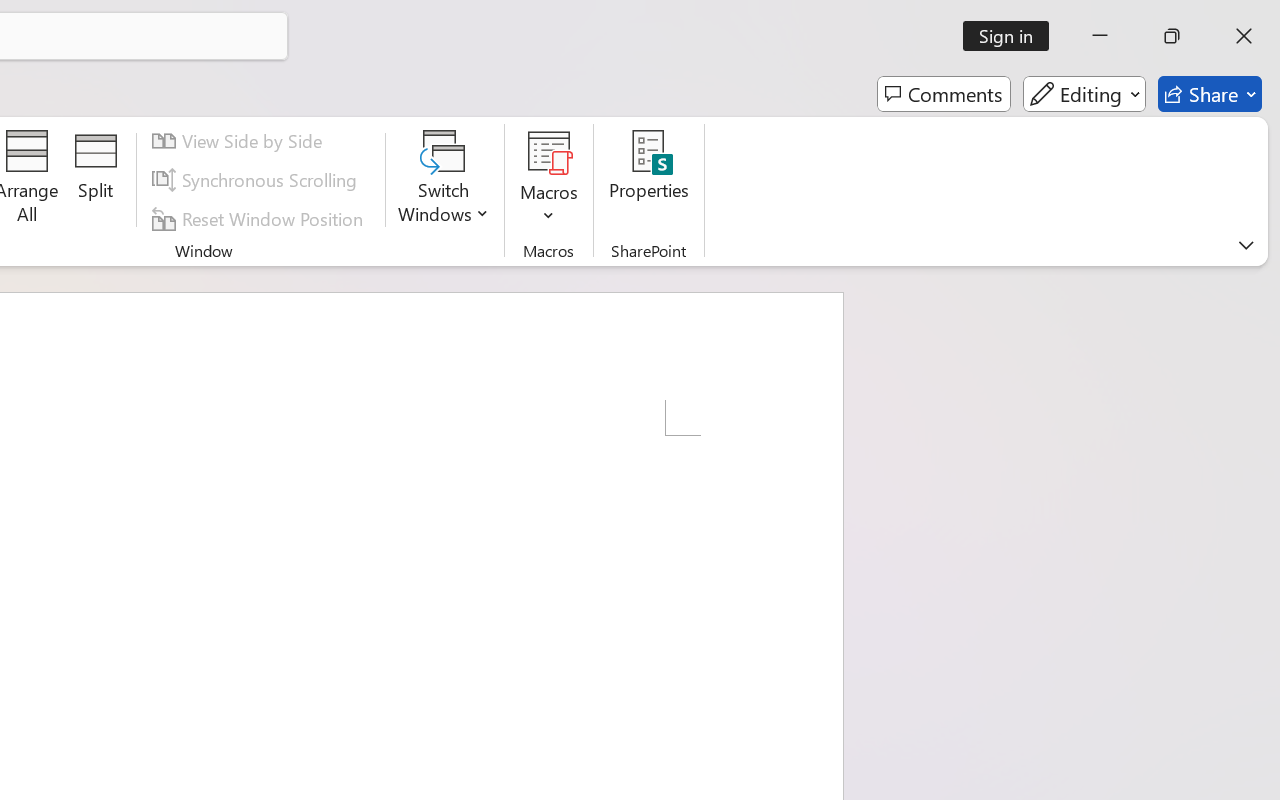  I want to click on 'Synchronous Scrolling', so click(256, 179).